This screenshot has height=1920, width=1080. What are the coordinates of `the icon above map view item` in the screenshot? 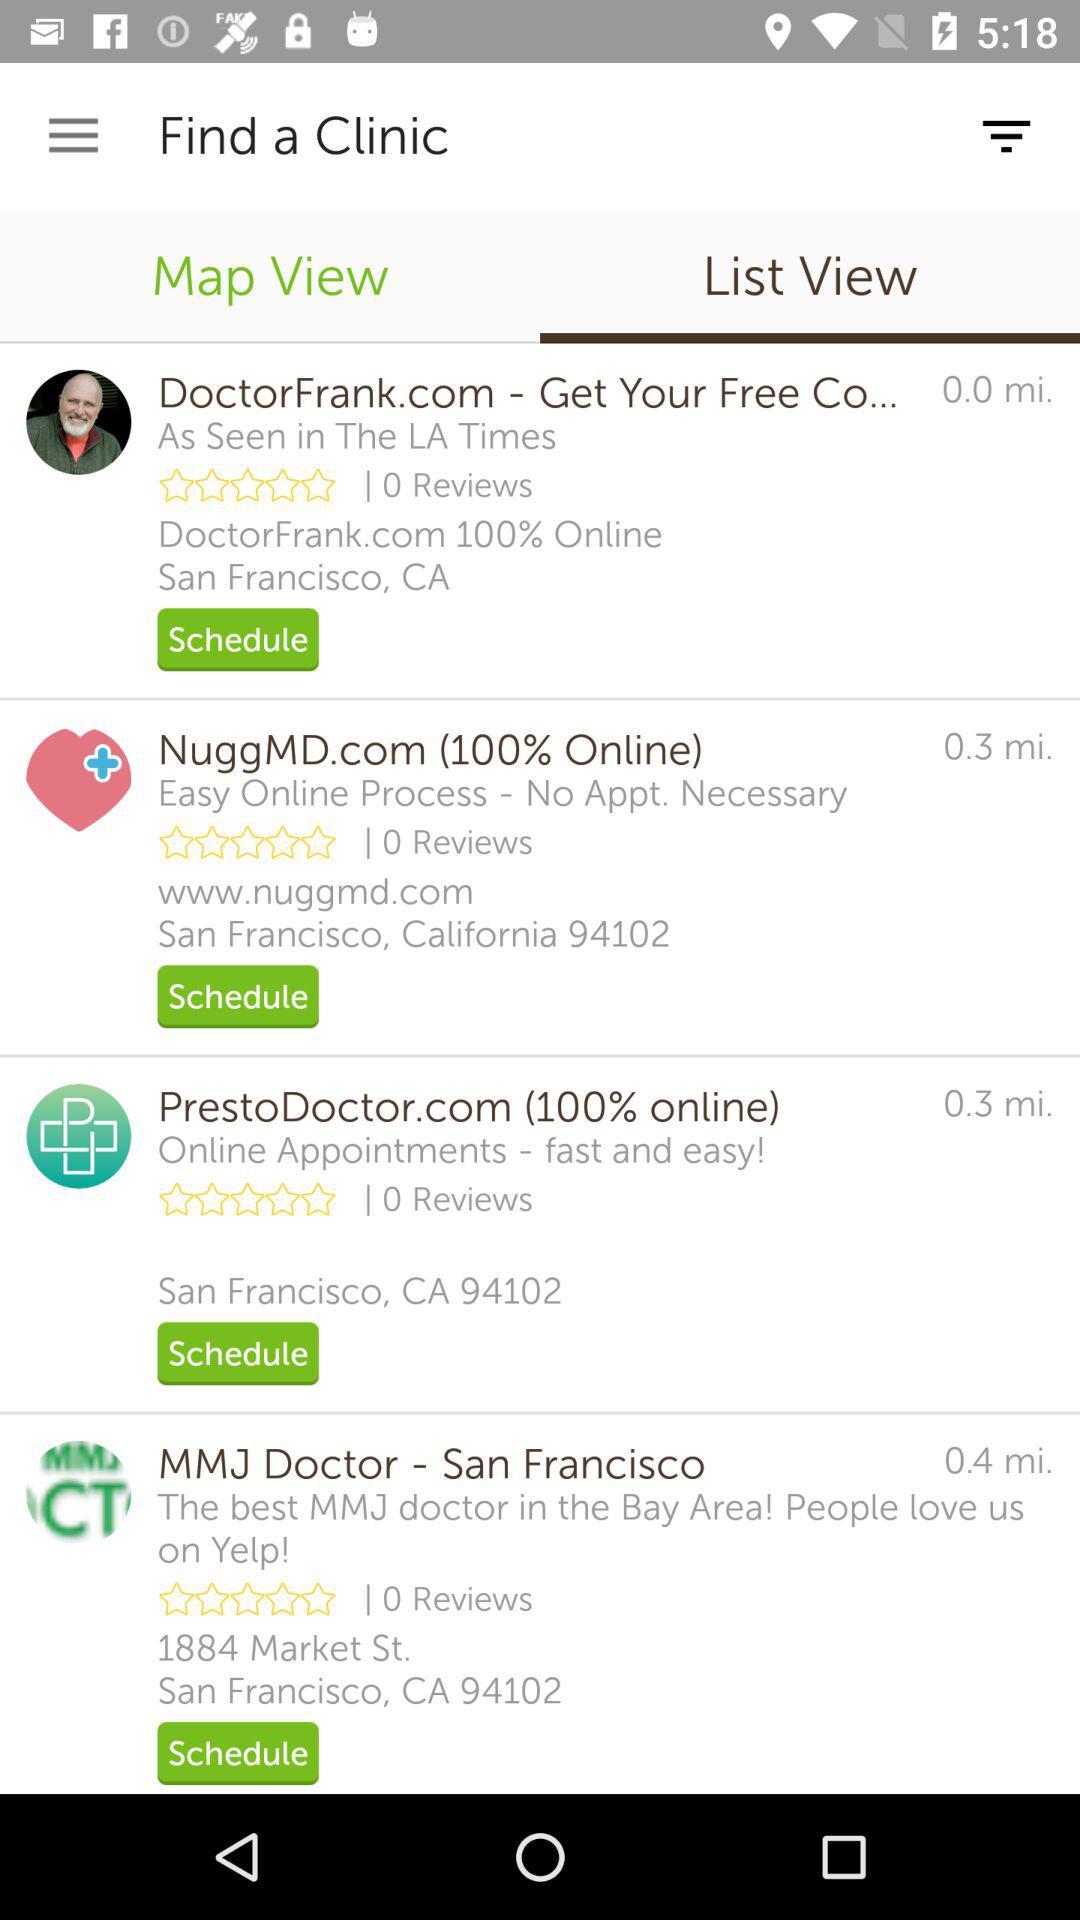 It's located at (72, 135).